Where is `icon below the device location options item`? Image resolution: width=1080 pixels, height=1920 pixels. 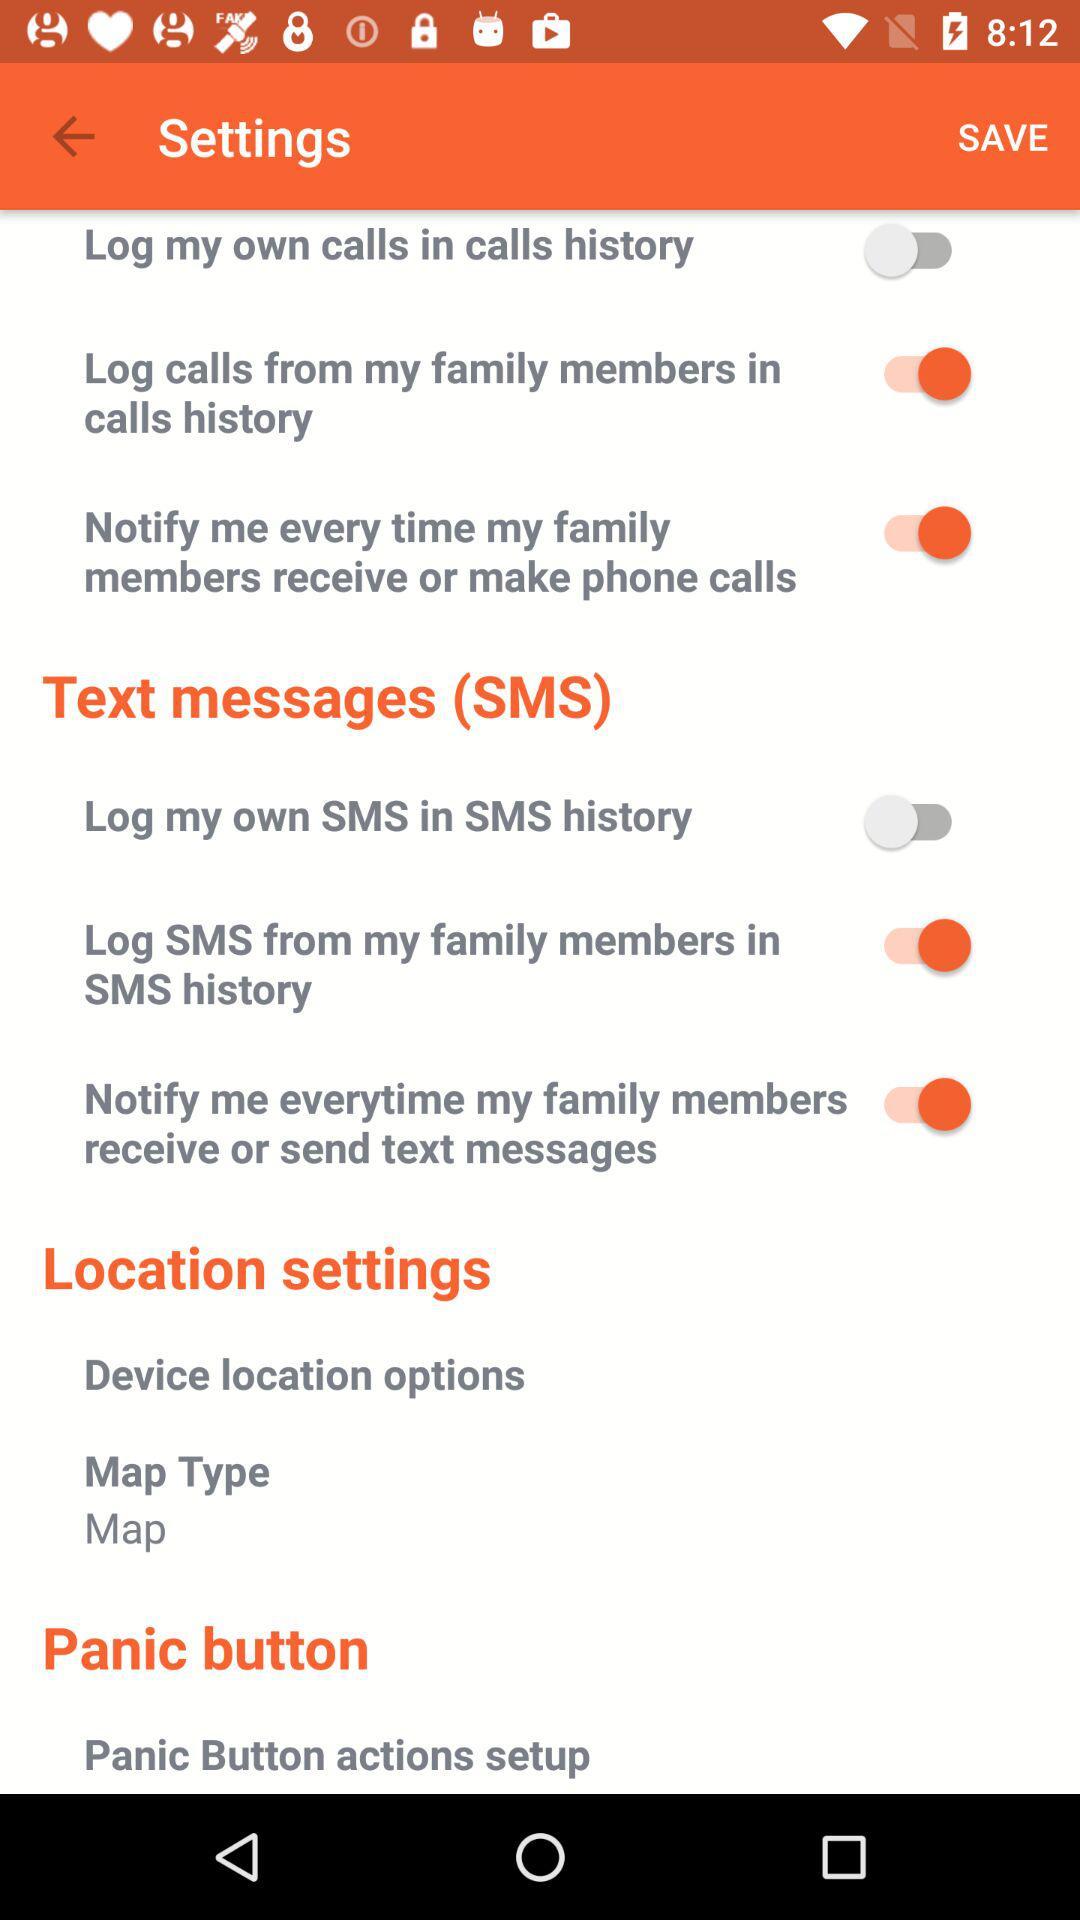 icon below the device location options item is located at coordinates (176, 1469).